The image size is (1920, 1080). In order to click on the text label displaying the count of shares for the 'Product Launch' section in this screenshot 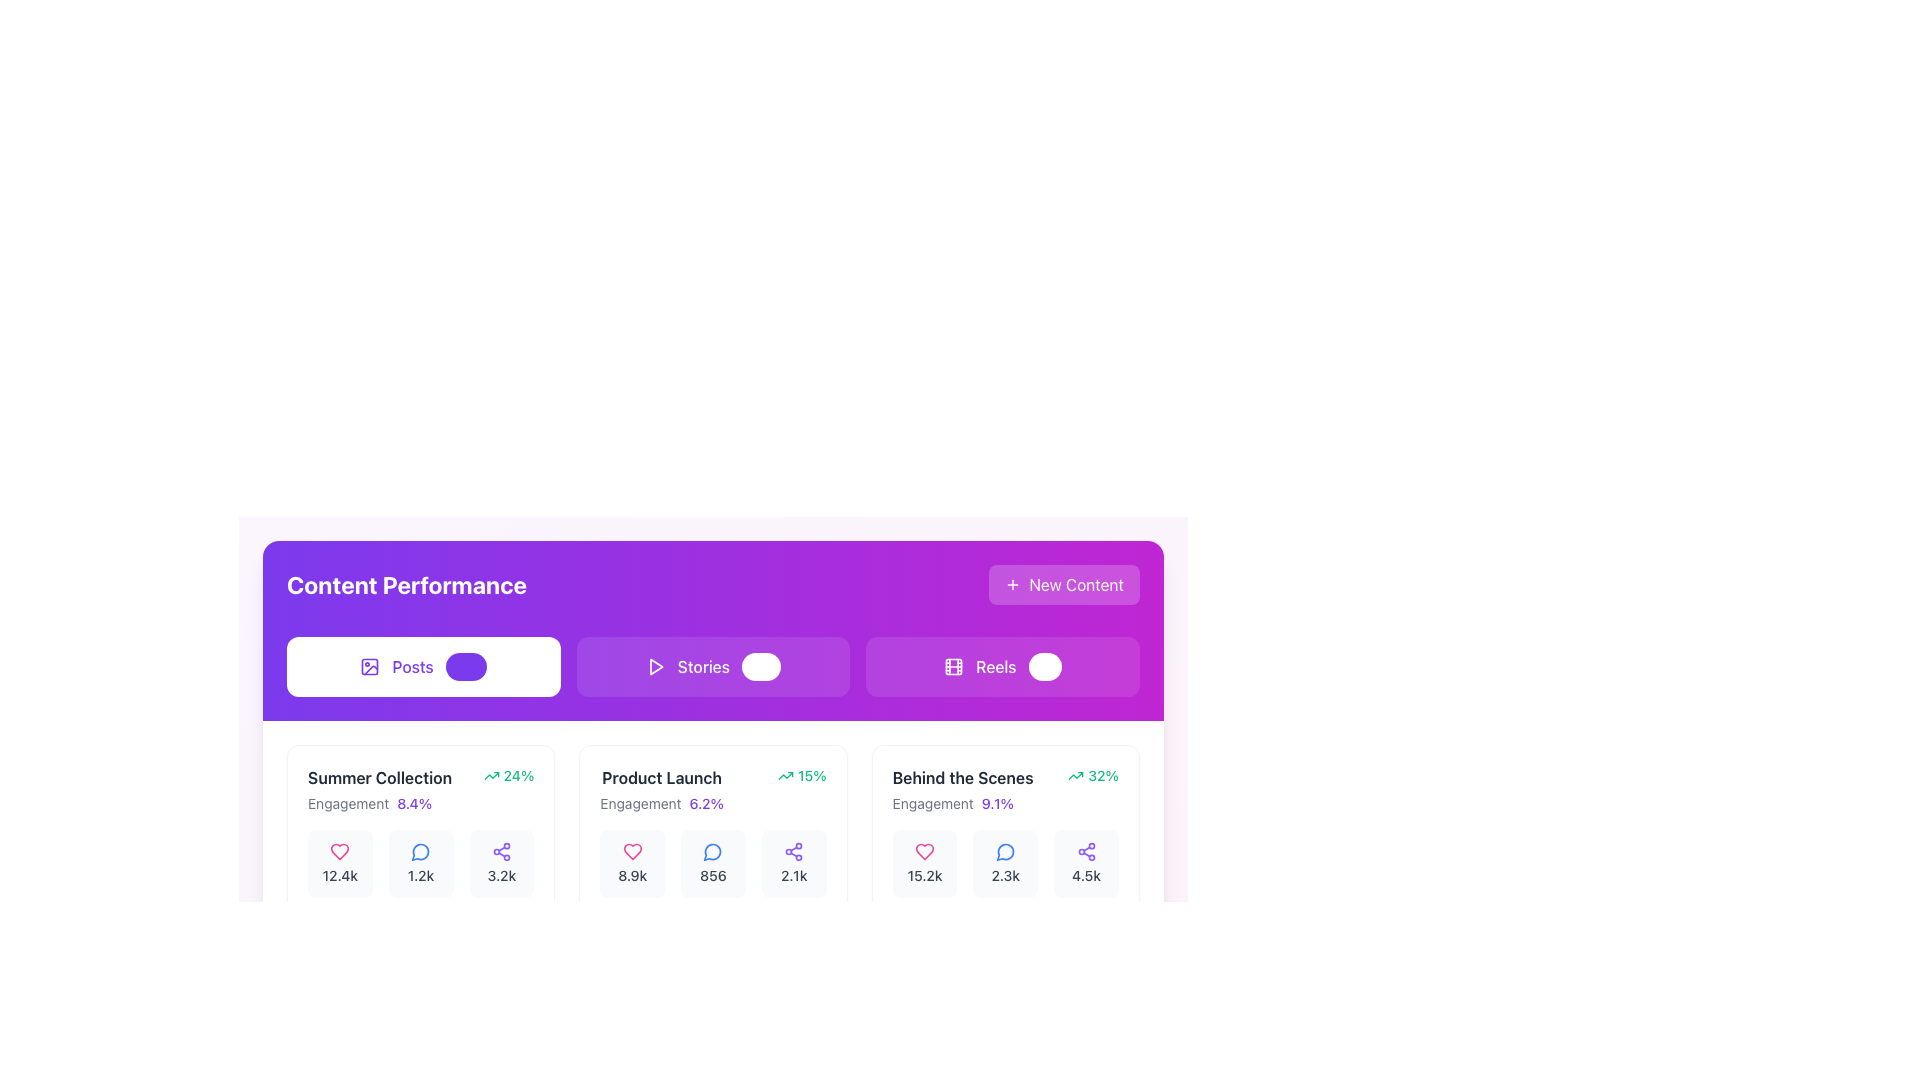, I will do `click(793, 874)`.